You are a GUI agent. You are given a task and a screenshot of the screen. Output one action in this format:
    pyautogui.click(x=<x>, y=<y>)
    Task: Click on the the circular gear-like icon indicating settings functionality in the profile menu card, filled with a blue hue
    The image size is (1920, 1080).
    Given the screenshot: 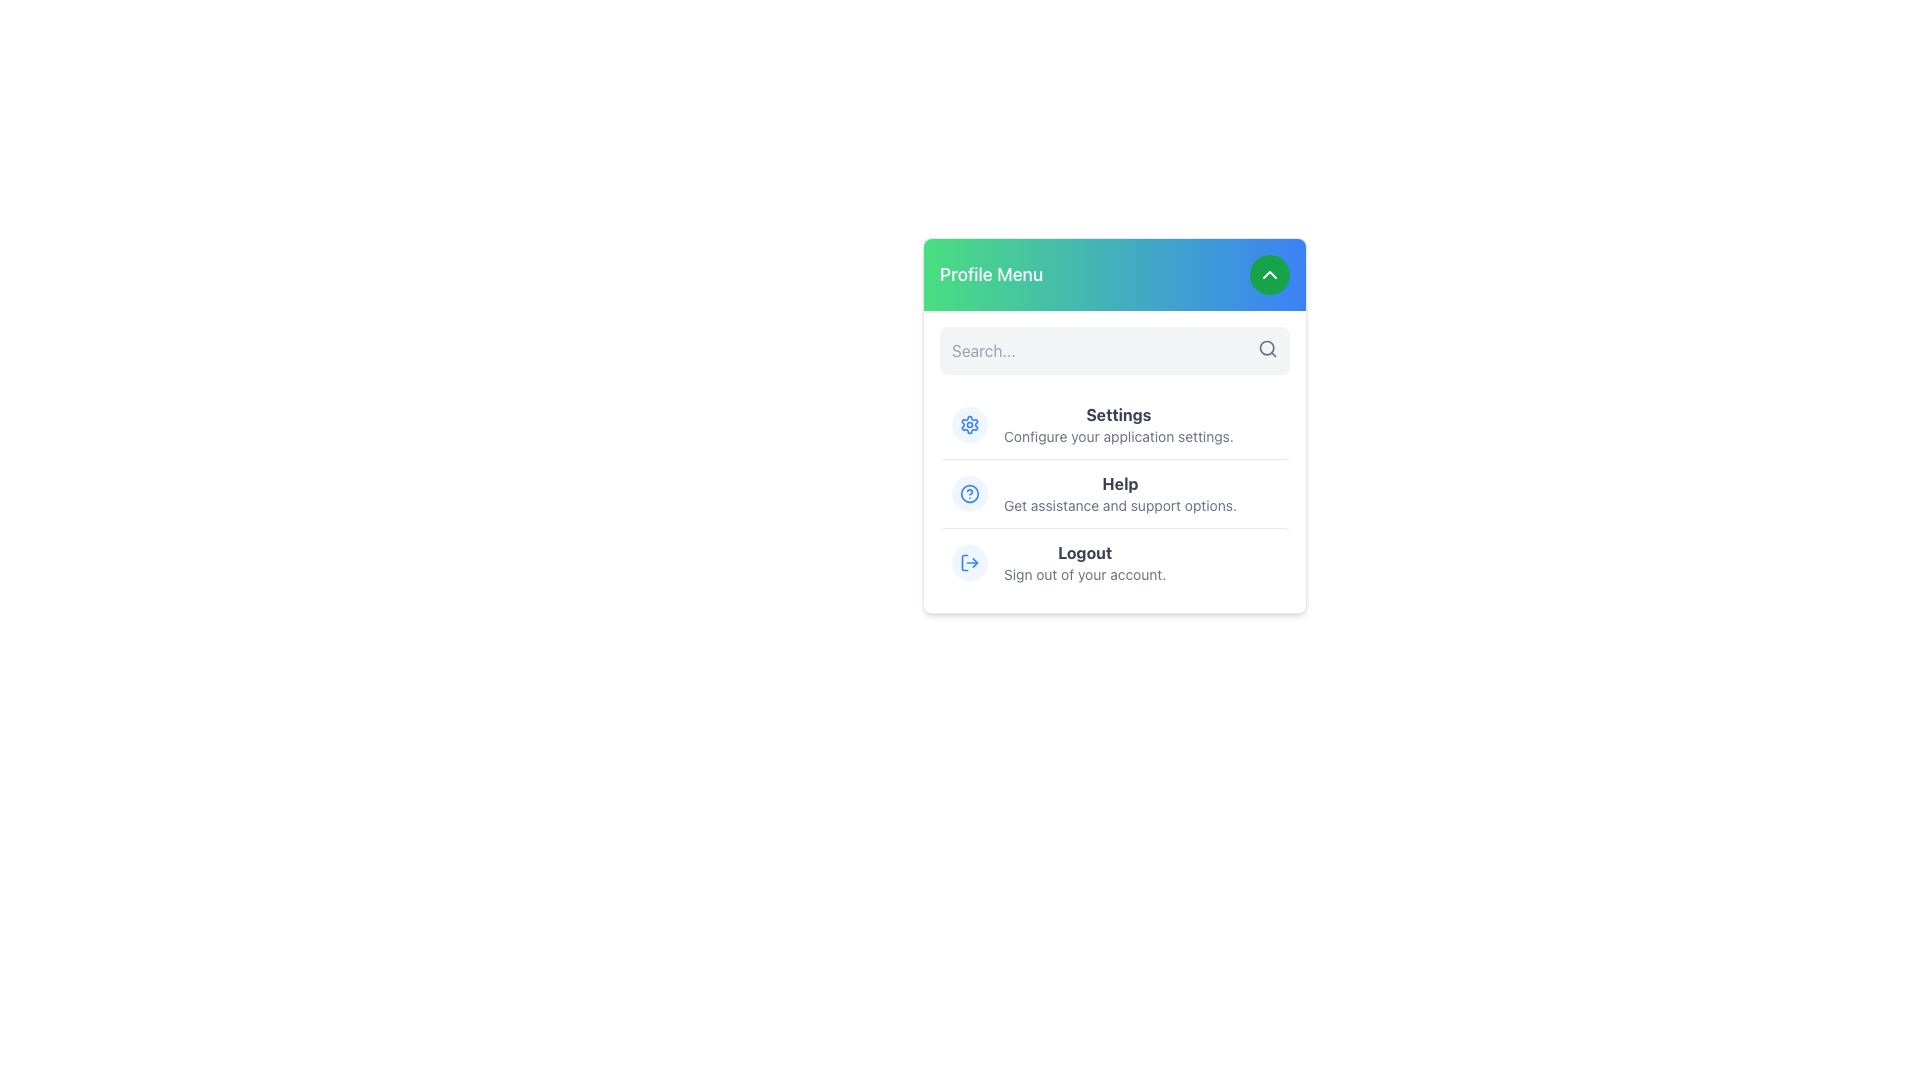 What is the action you would take?
    pyautogui.click(x=969, y=423)
    